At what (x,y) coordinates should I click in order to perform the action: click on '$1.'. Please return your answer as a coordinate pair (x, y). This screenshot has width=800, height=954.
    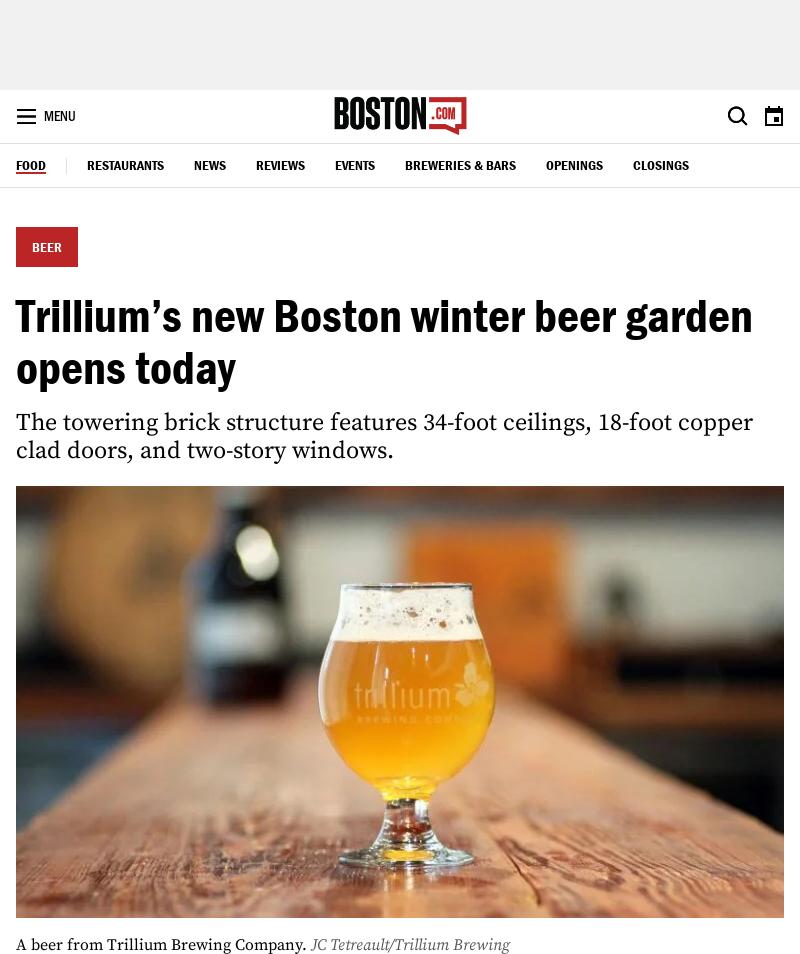
    Looking at the image, I should click on (521, 536).